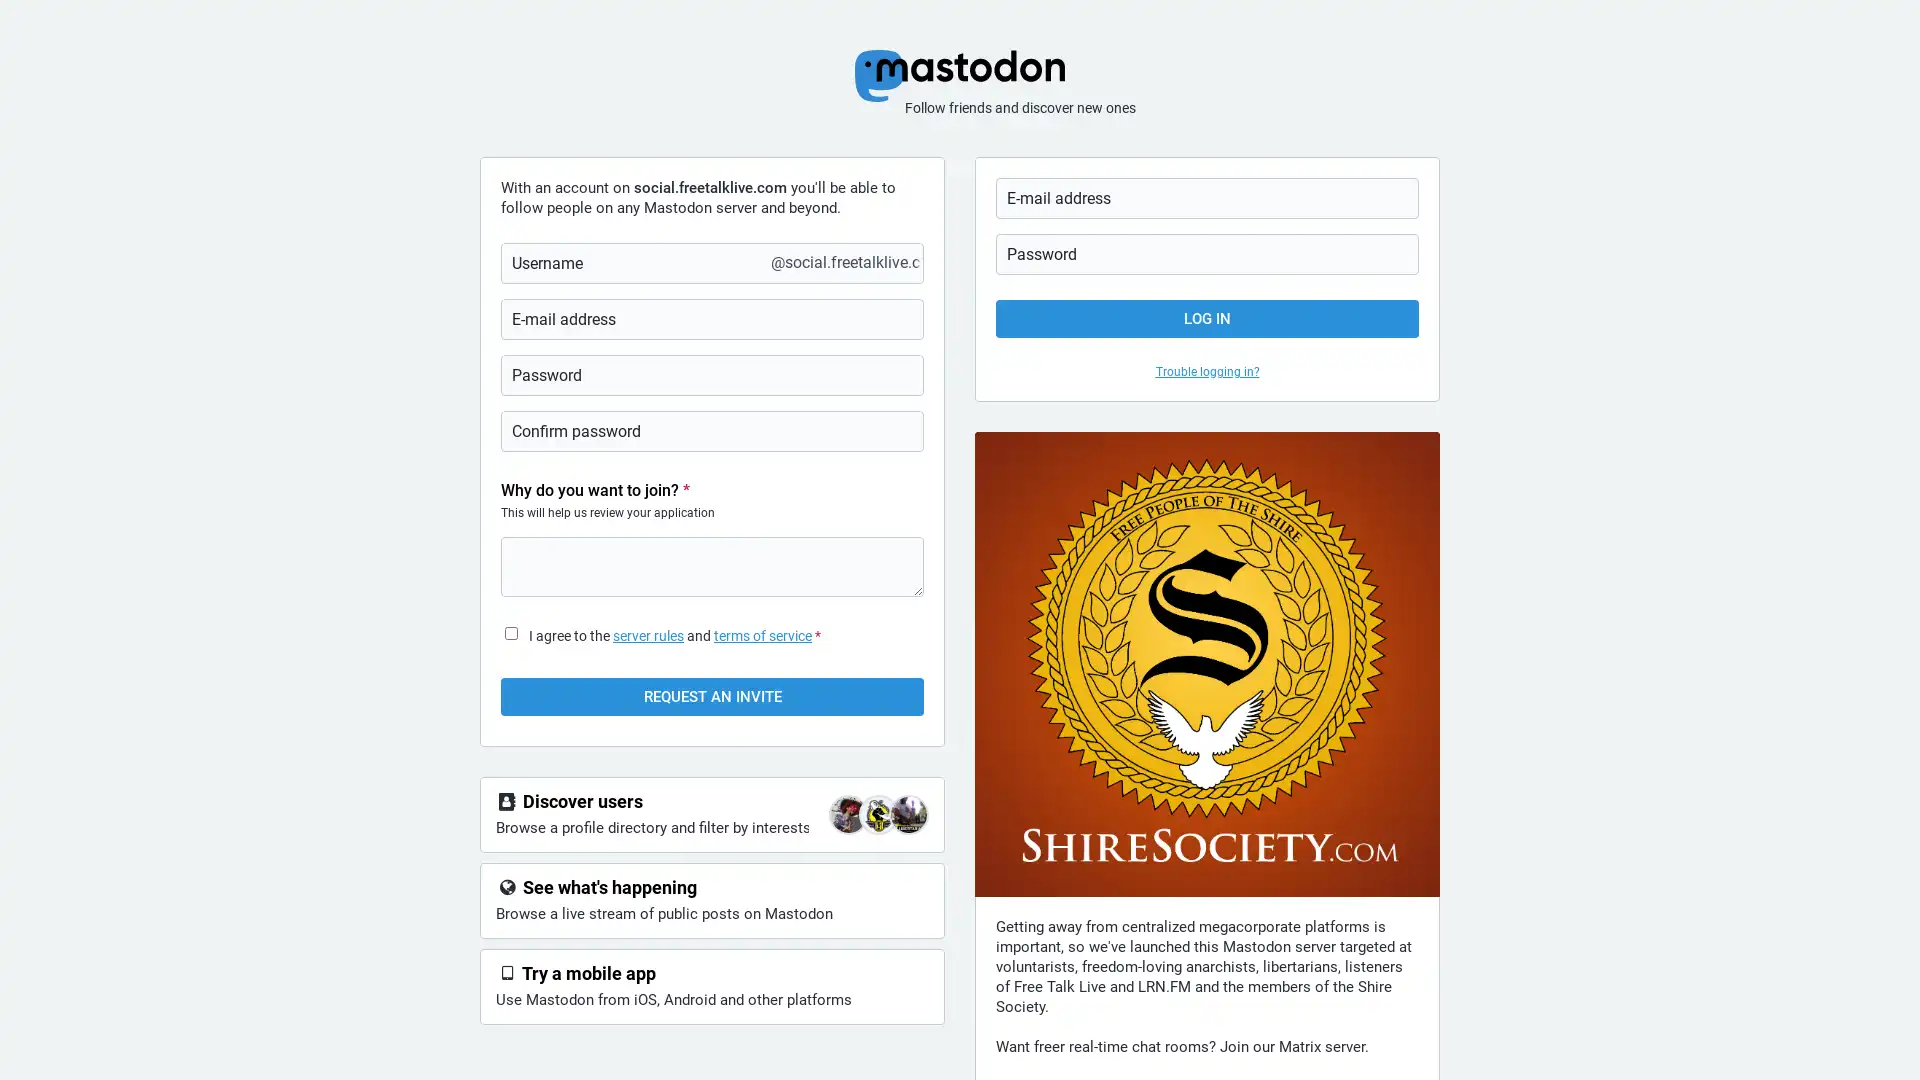  Describe the element at coordinates (712, 696) in the screenshot. I see `REQUEST AN INVITE` at that location.